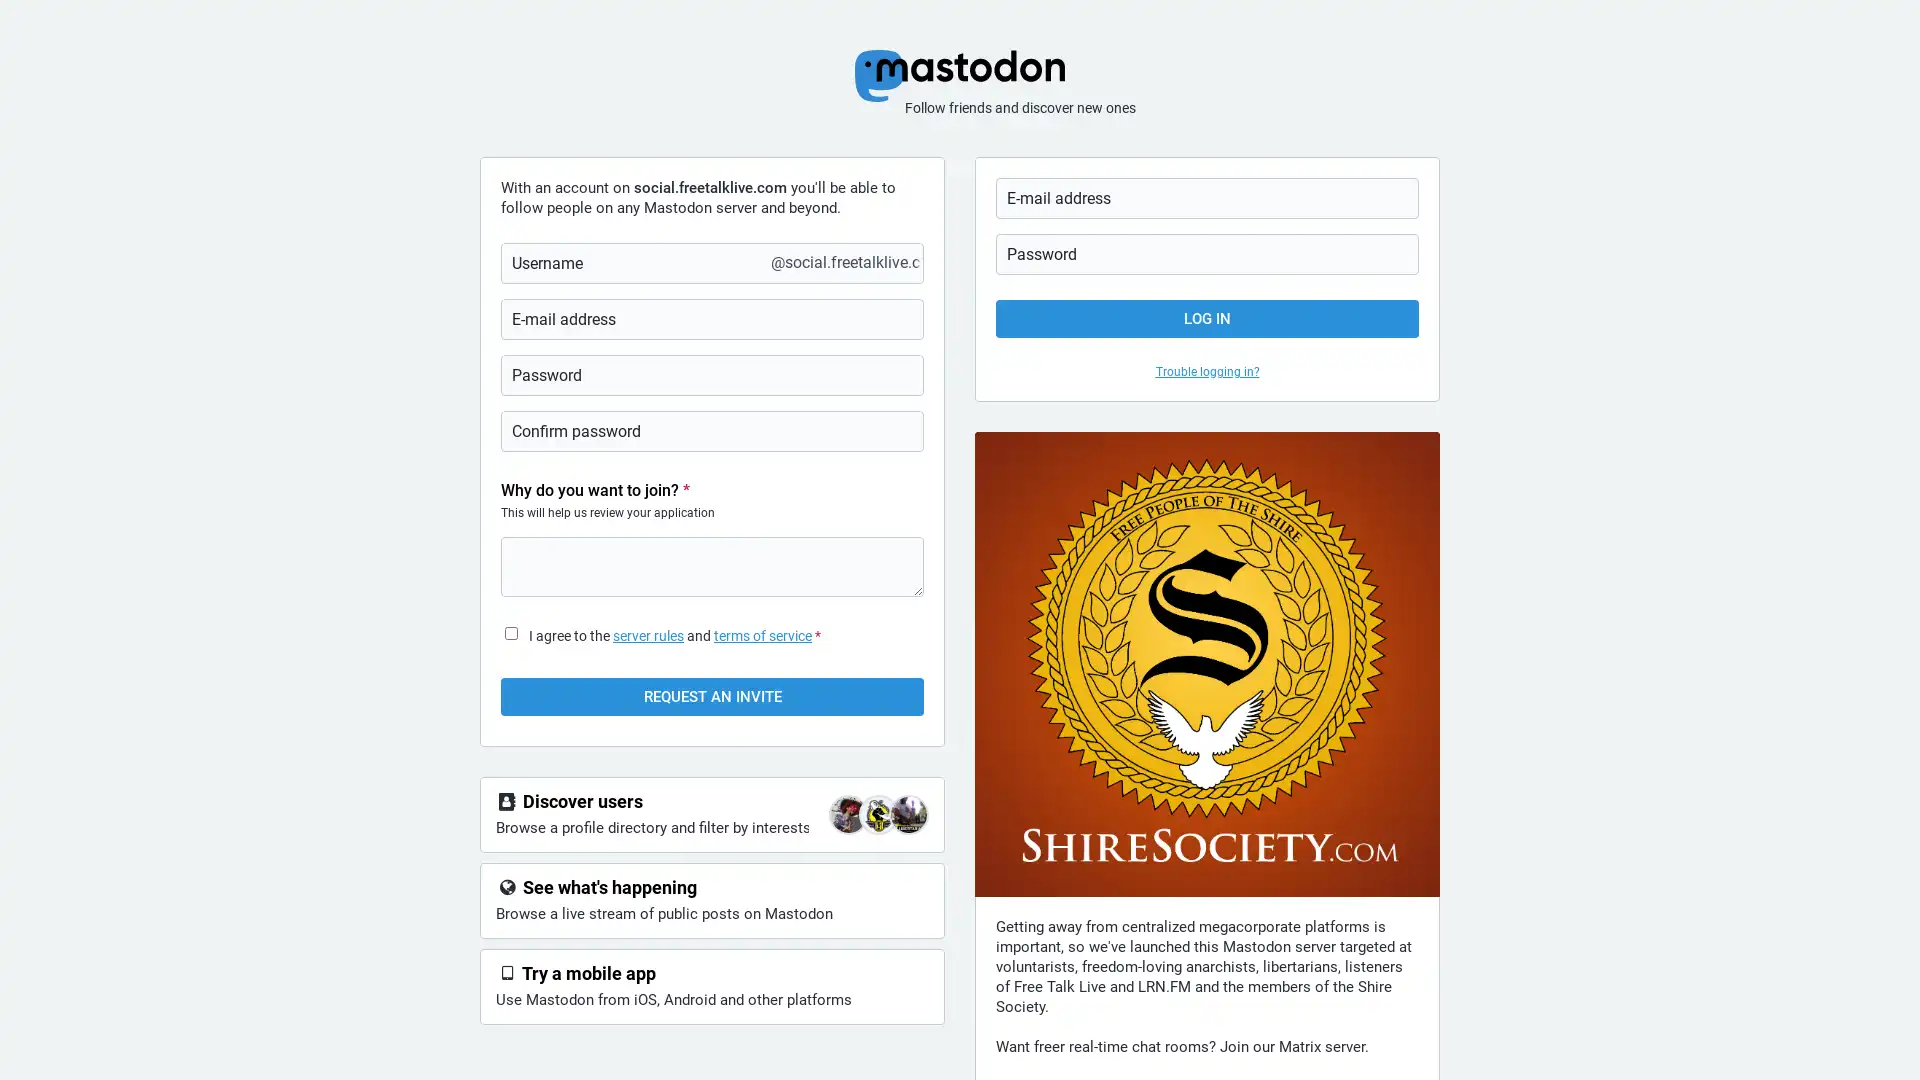  Describe the element at coordinates (712, 696) in the screenshot. I see `REQUEST AN INVITE` at that location.